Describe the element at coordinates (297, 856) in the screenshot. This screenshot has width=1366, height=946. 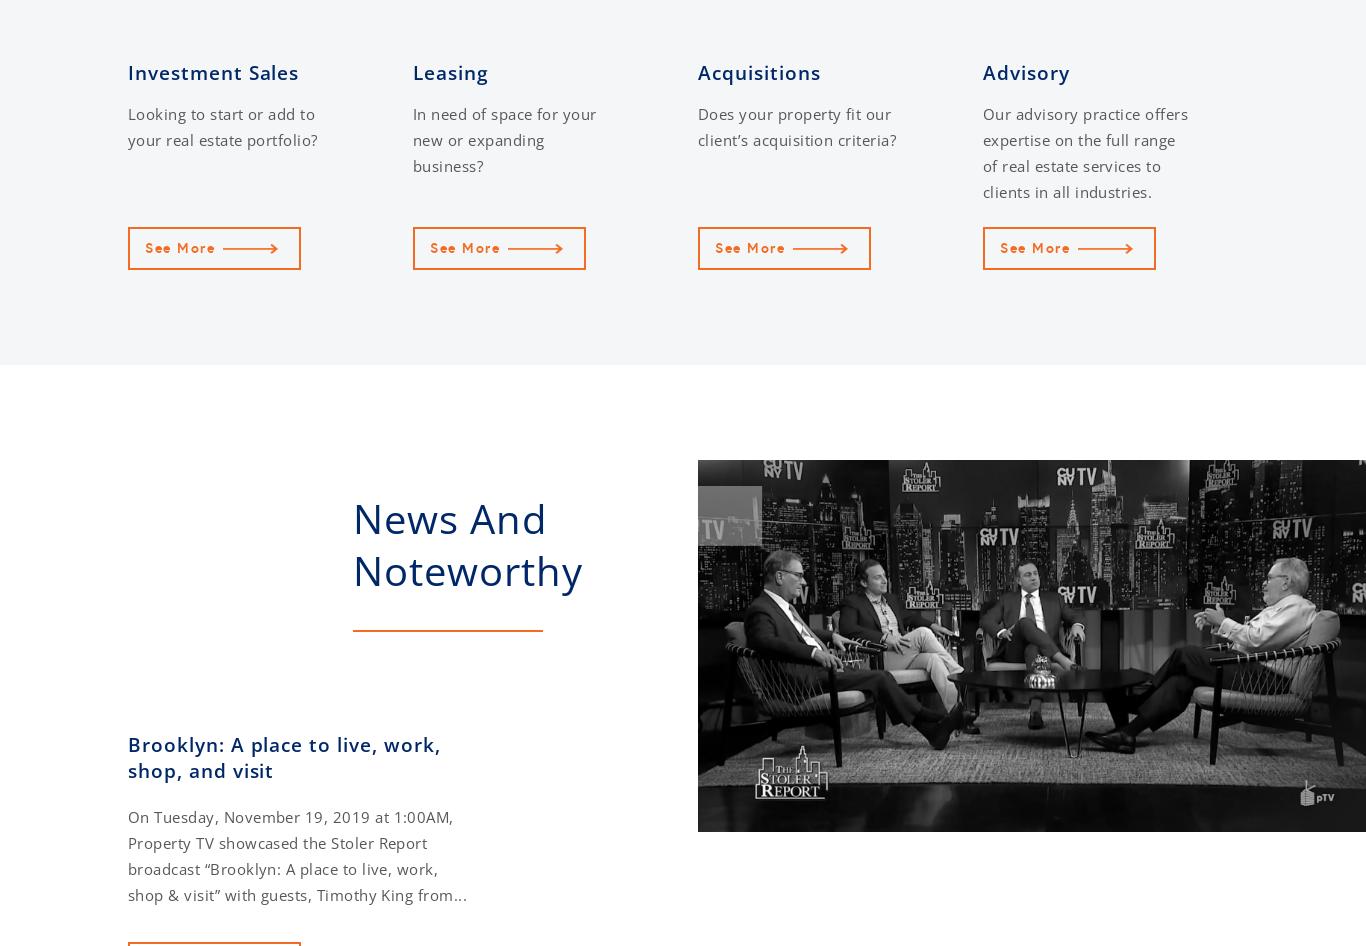
I see `'On Tuesday, November 19, 2019 at 1:00AM, Property TV showcased the Stoler Report broadcast “Brooklyn: A place to live, work, shop & visit” with guests, Timothy King from...'` at that location.